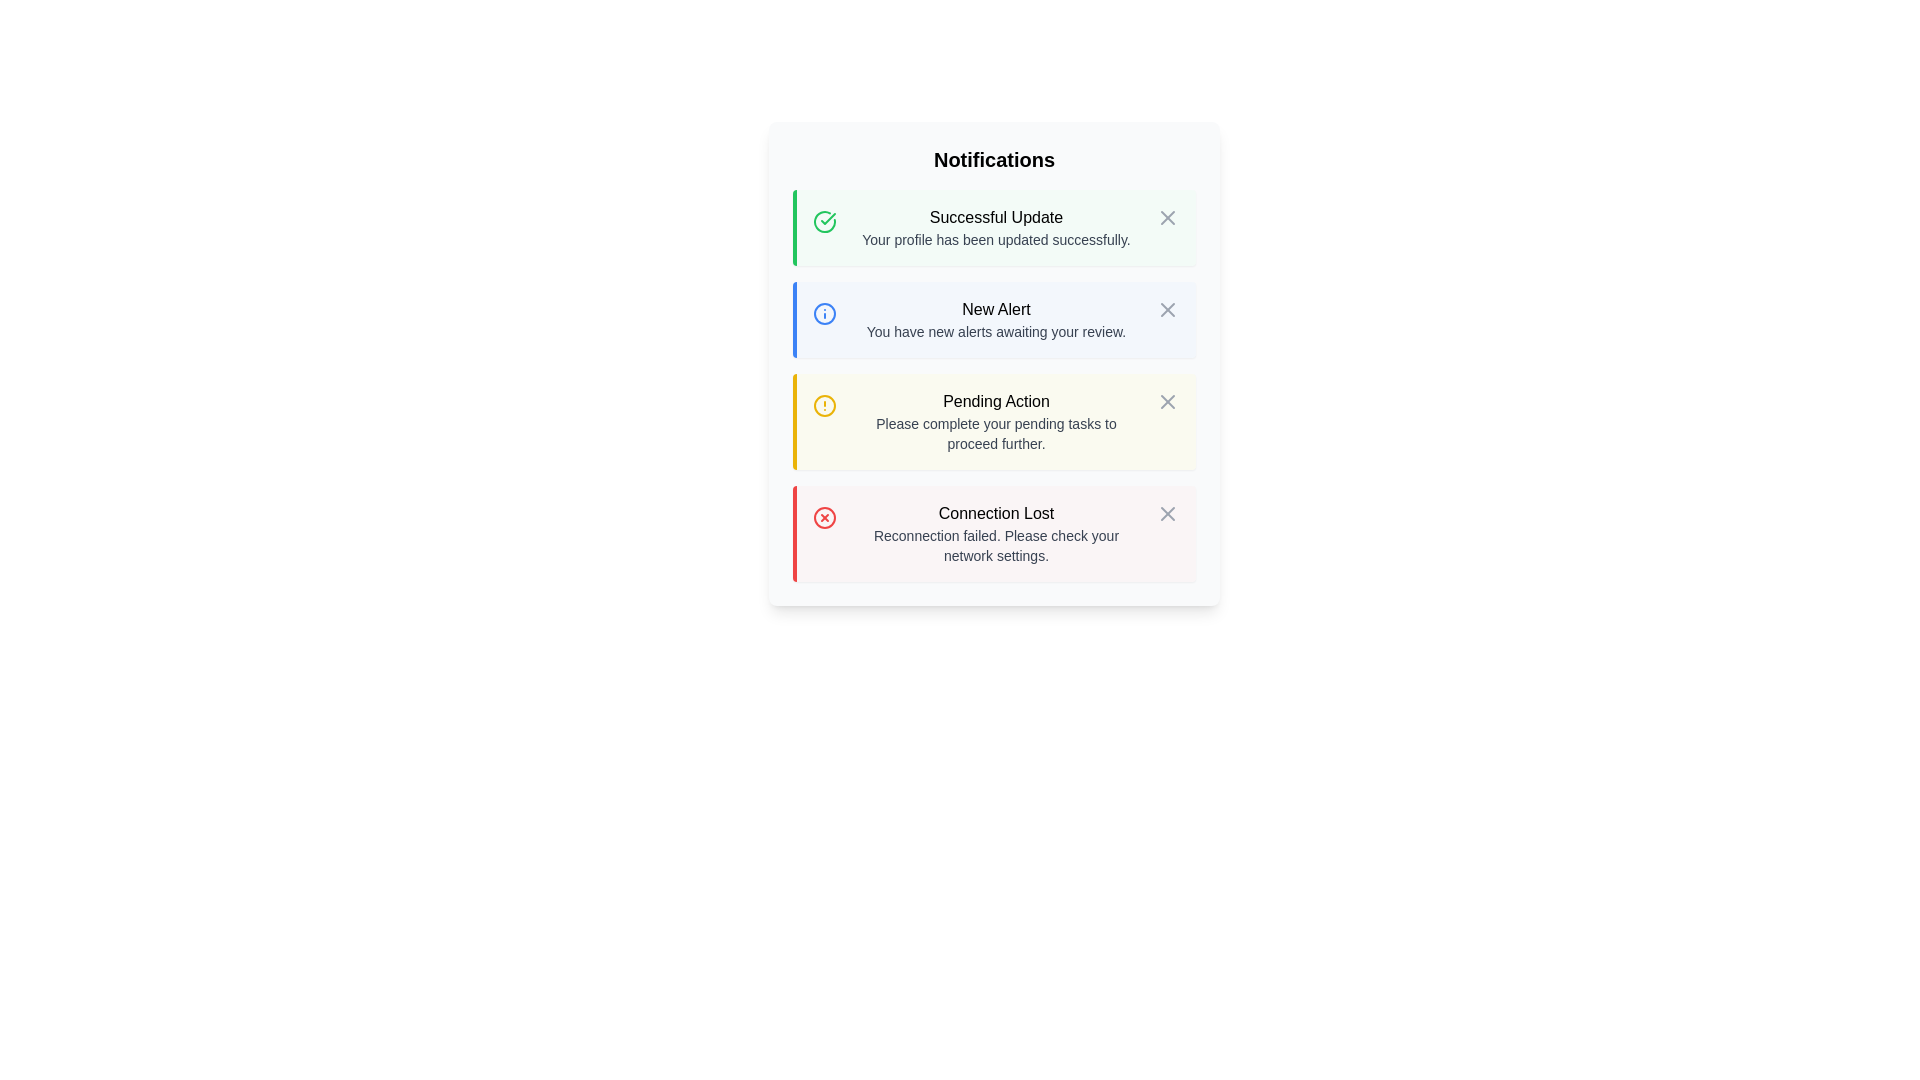 This screenshot has width=1920, height=1080. Describe the element at coordinates (825, 312) in the screenshot. I see `the information alert icon located in the left portion of the 'New Alert' notification box, before the text content` at that location.